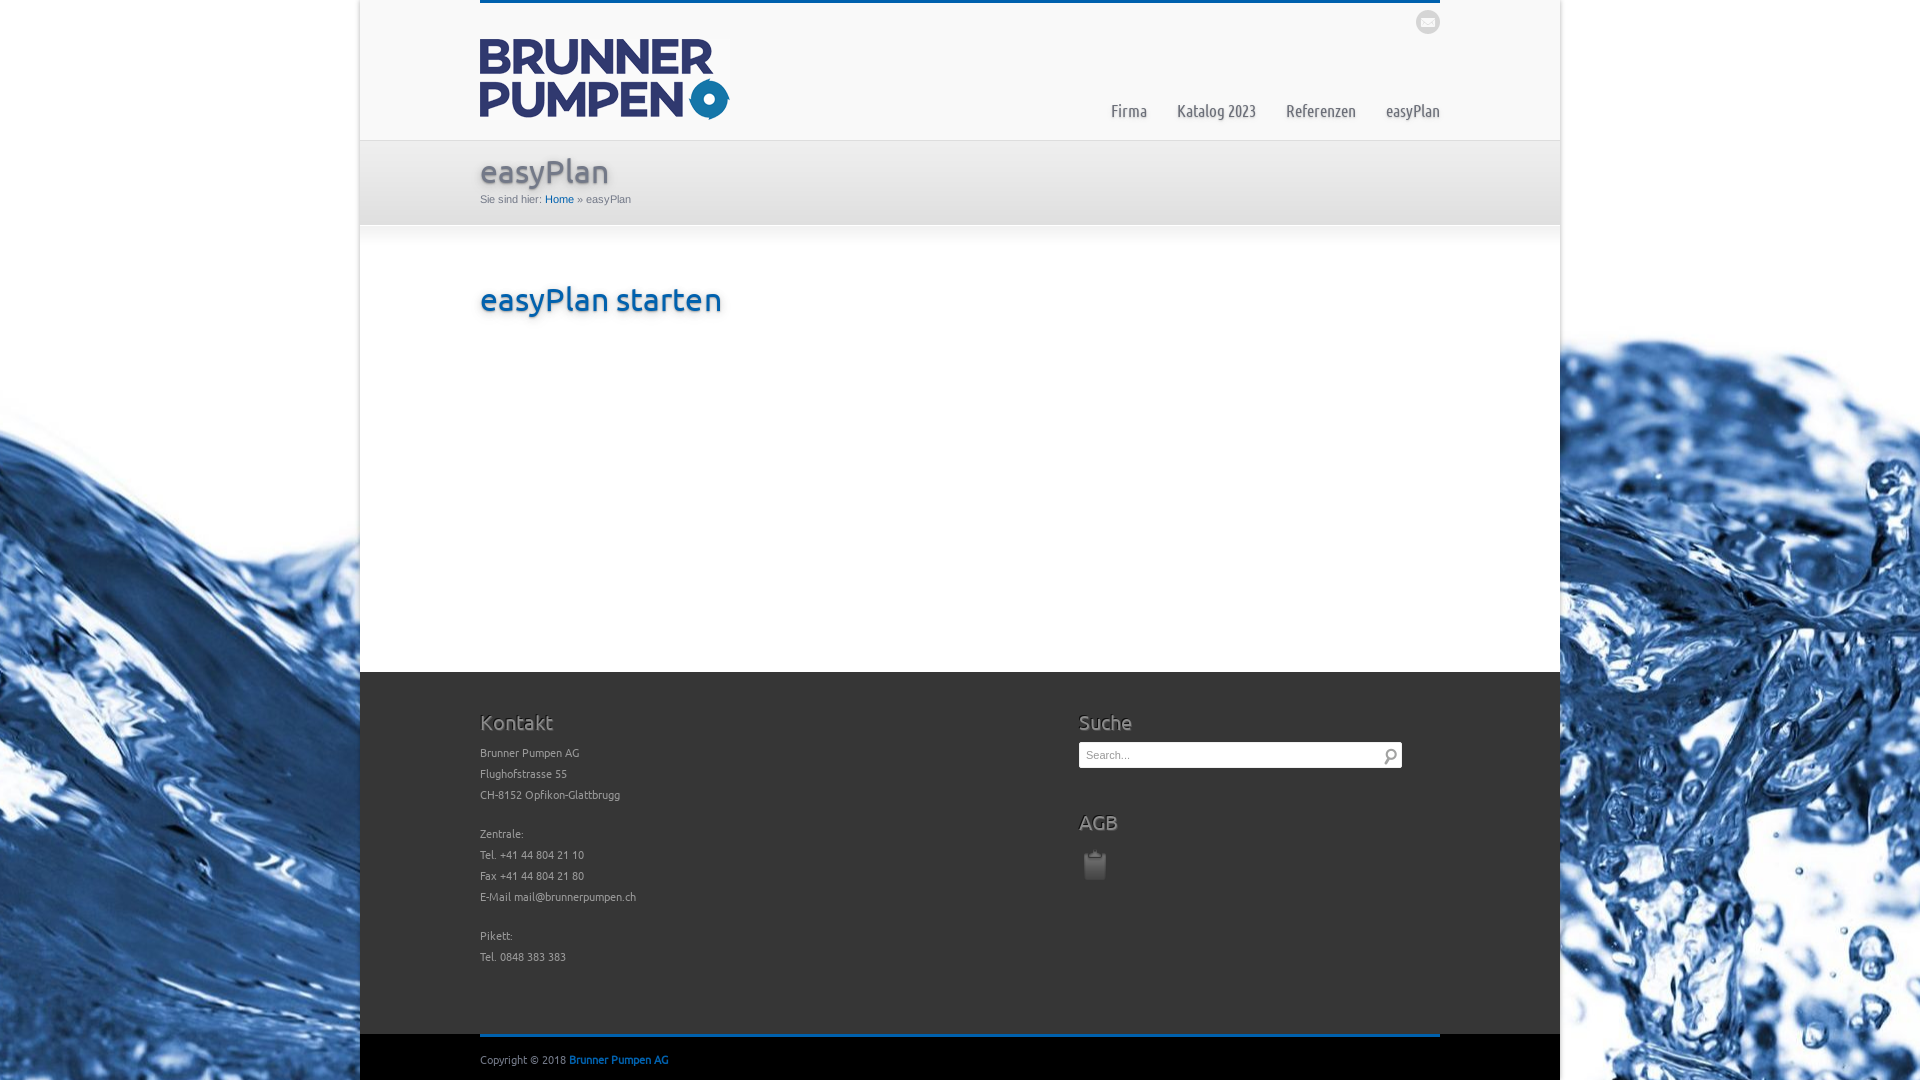  What do you see at coordinates (1215, 110) in the screenshot?
I see `'Katalog 2023'` at bounding box center [1215, 110].